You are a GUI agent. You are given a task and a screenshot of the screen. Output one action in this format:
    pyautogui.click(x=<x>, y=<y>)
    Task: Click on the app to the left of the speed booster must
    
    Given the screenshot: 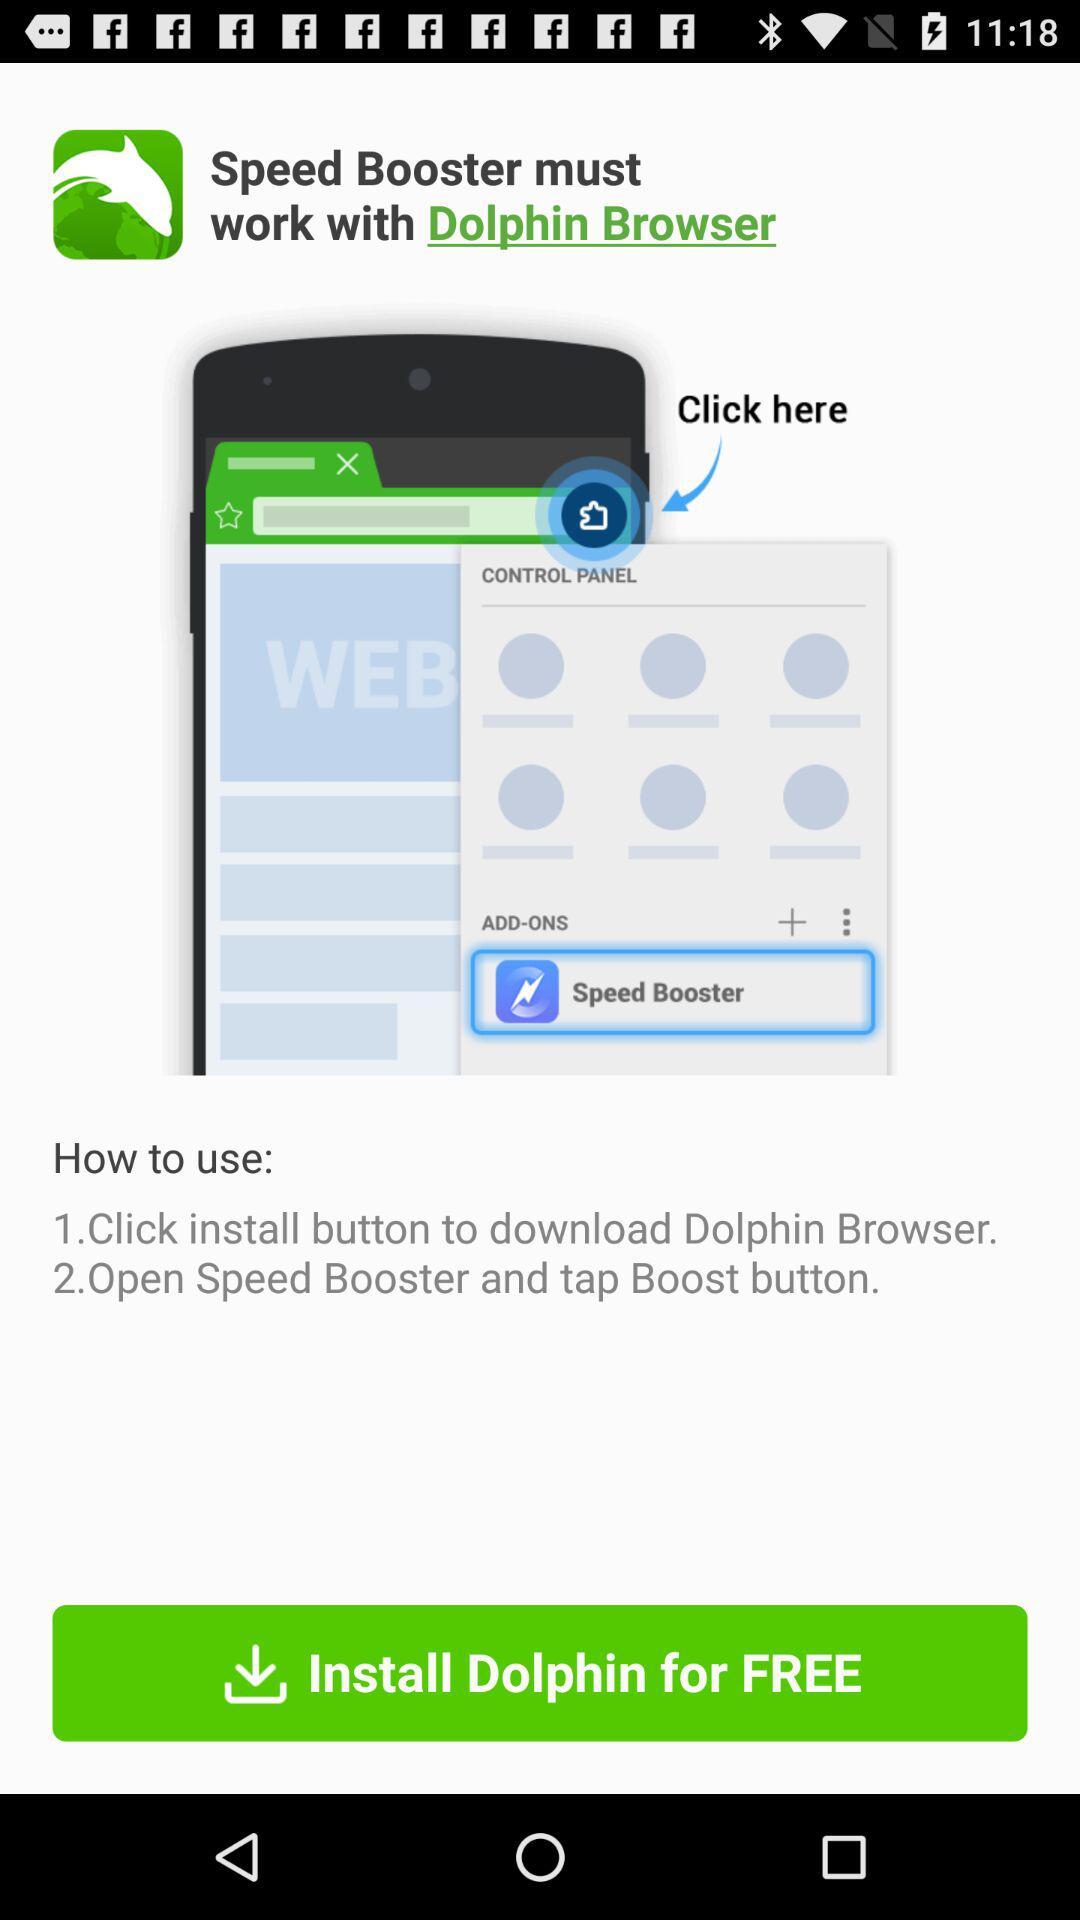 What is the action you would take?
    pyautogui.click(x=118, y=194)
    